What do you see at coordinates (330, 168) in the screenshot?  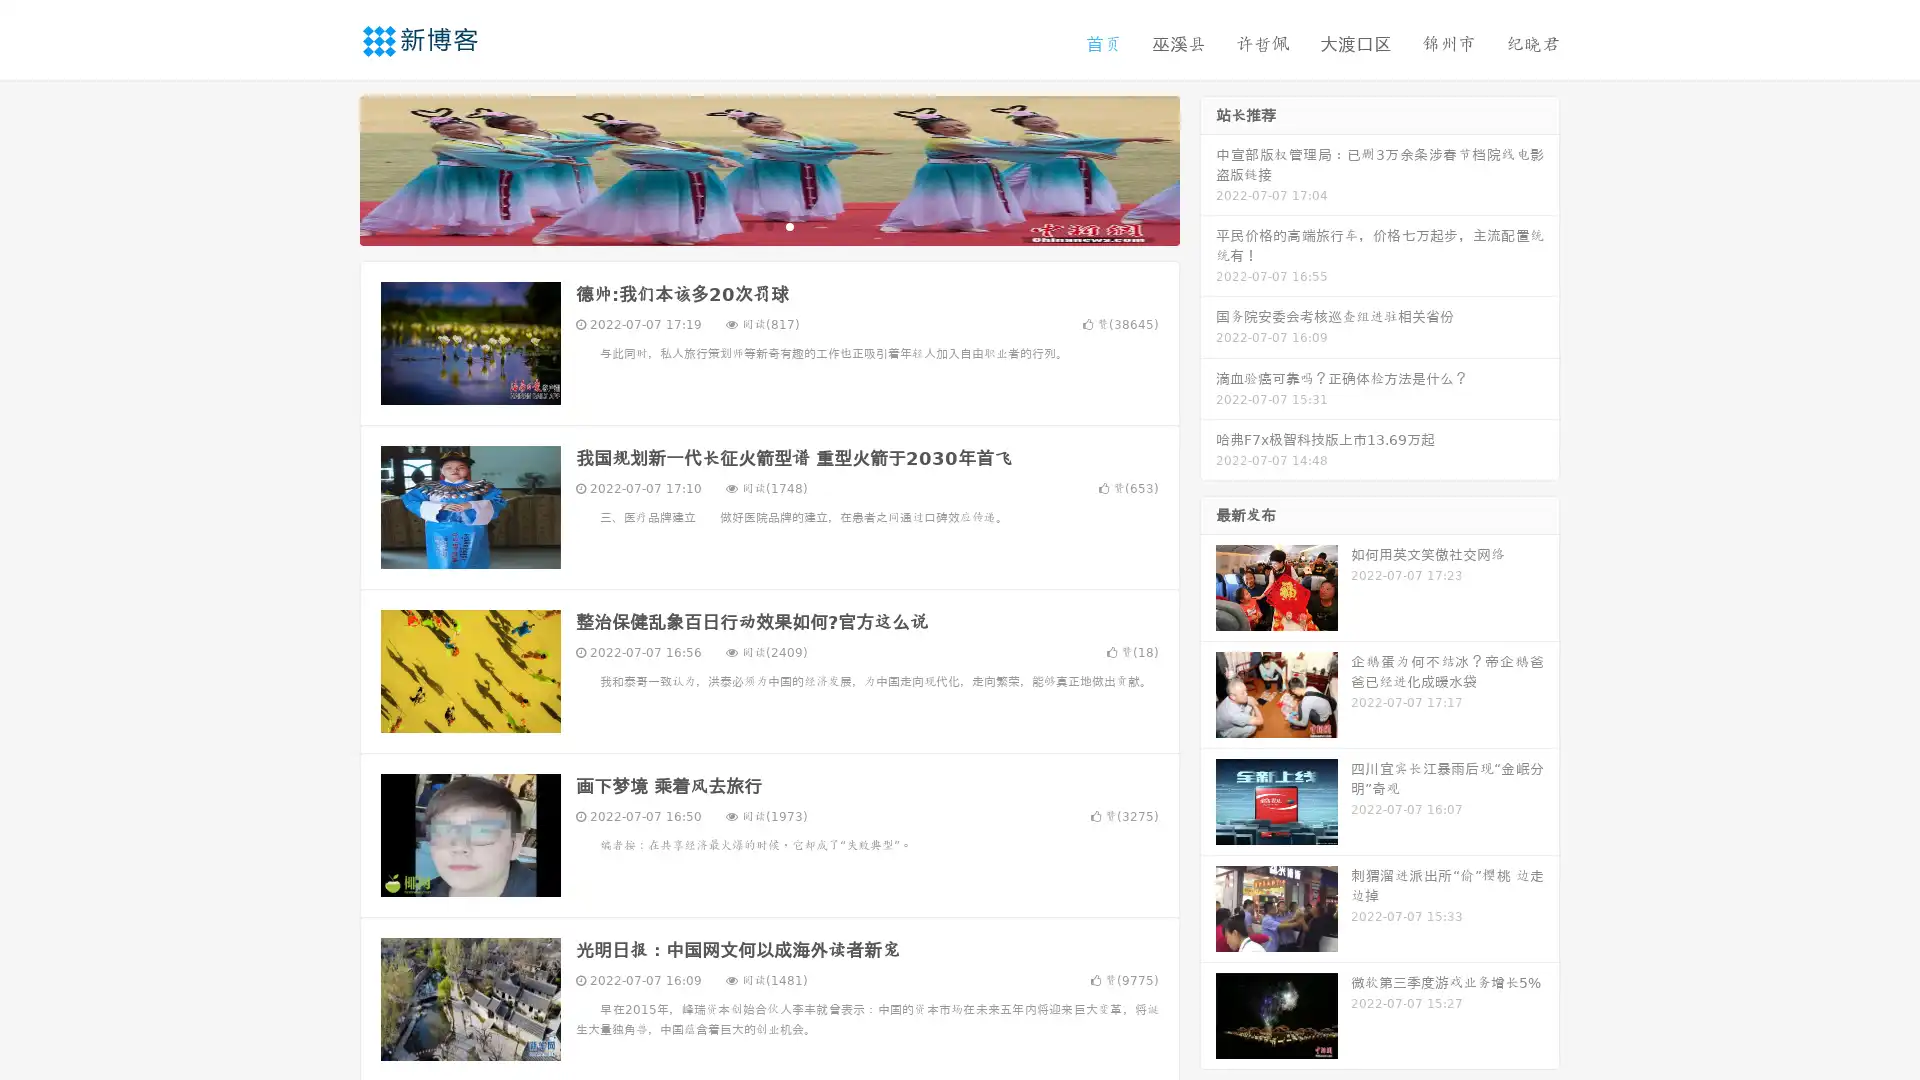 I see `Previous slide` at bounding box center [330, 168].